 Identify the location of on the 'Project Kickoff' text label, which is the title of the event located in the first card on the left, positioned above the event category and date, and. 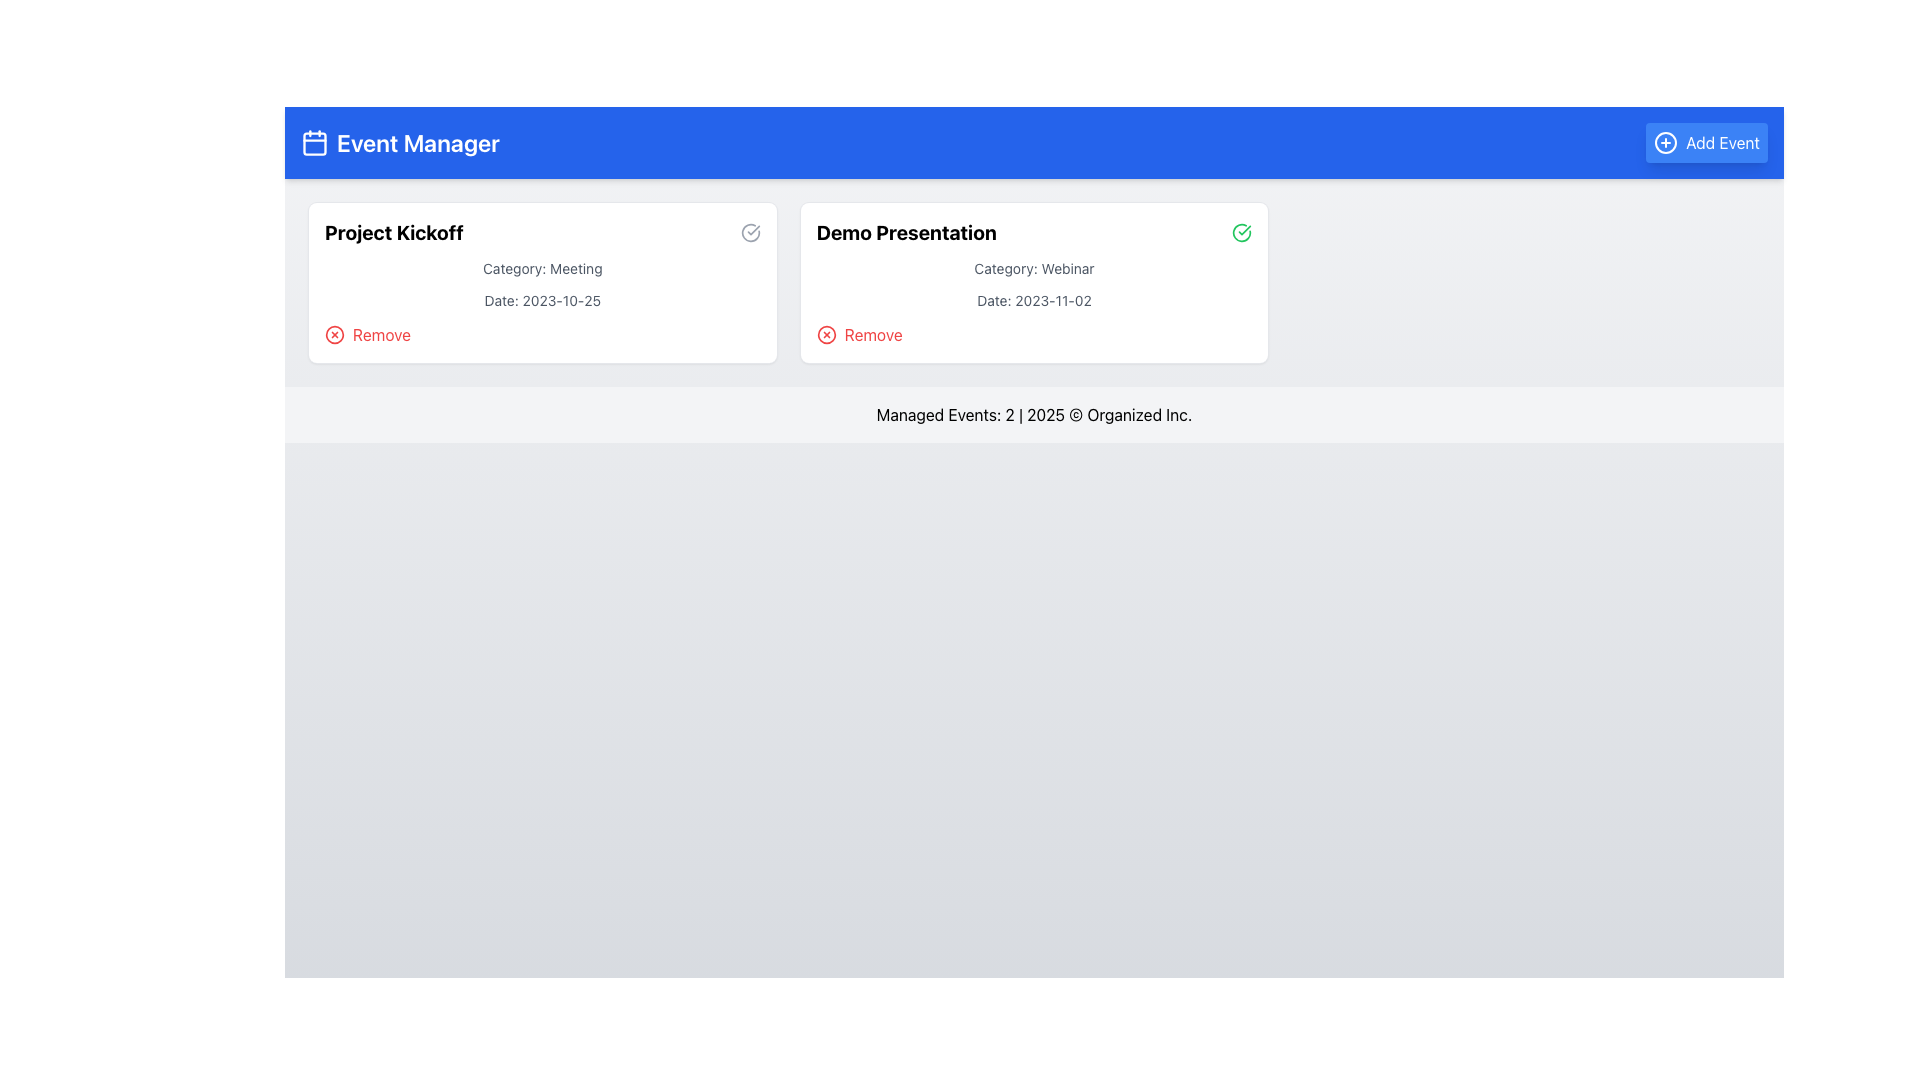
(394, 231).